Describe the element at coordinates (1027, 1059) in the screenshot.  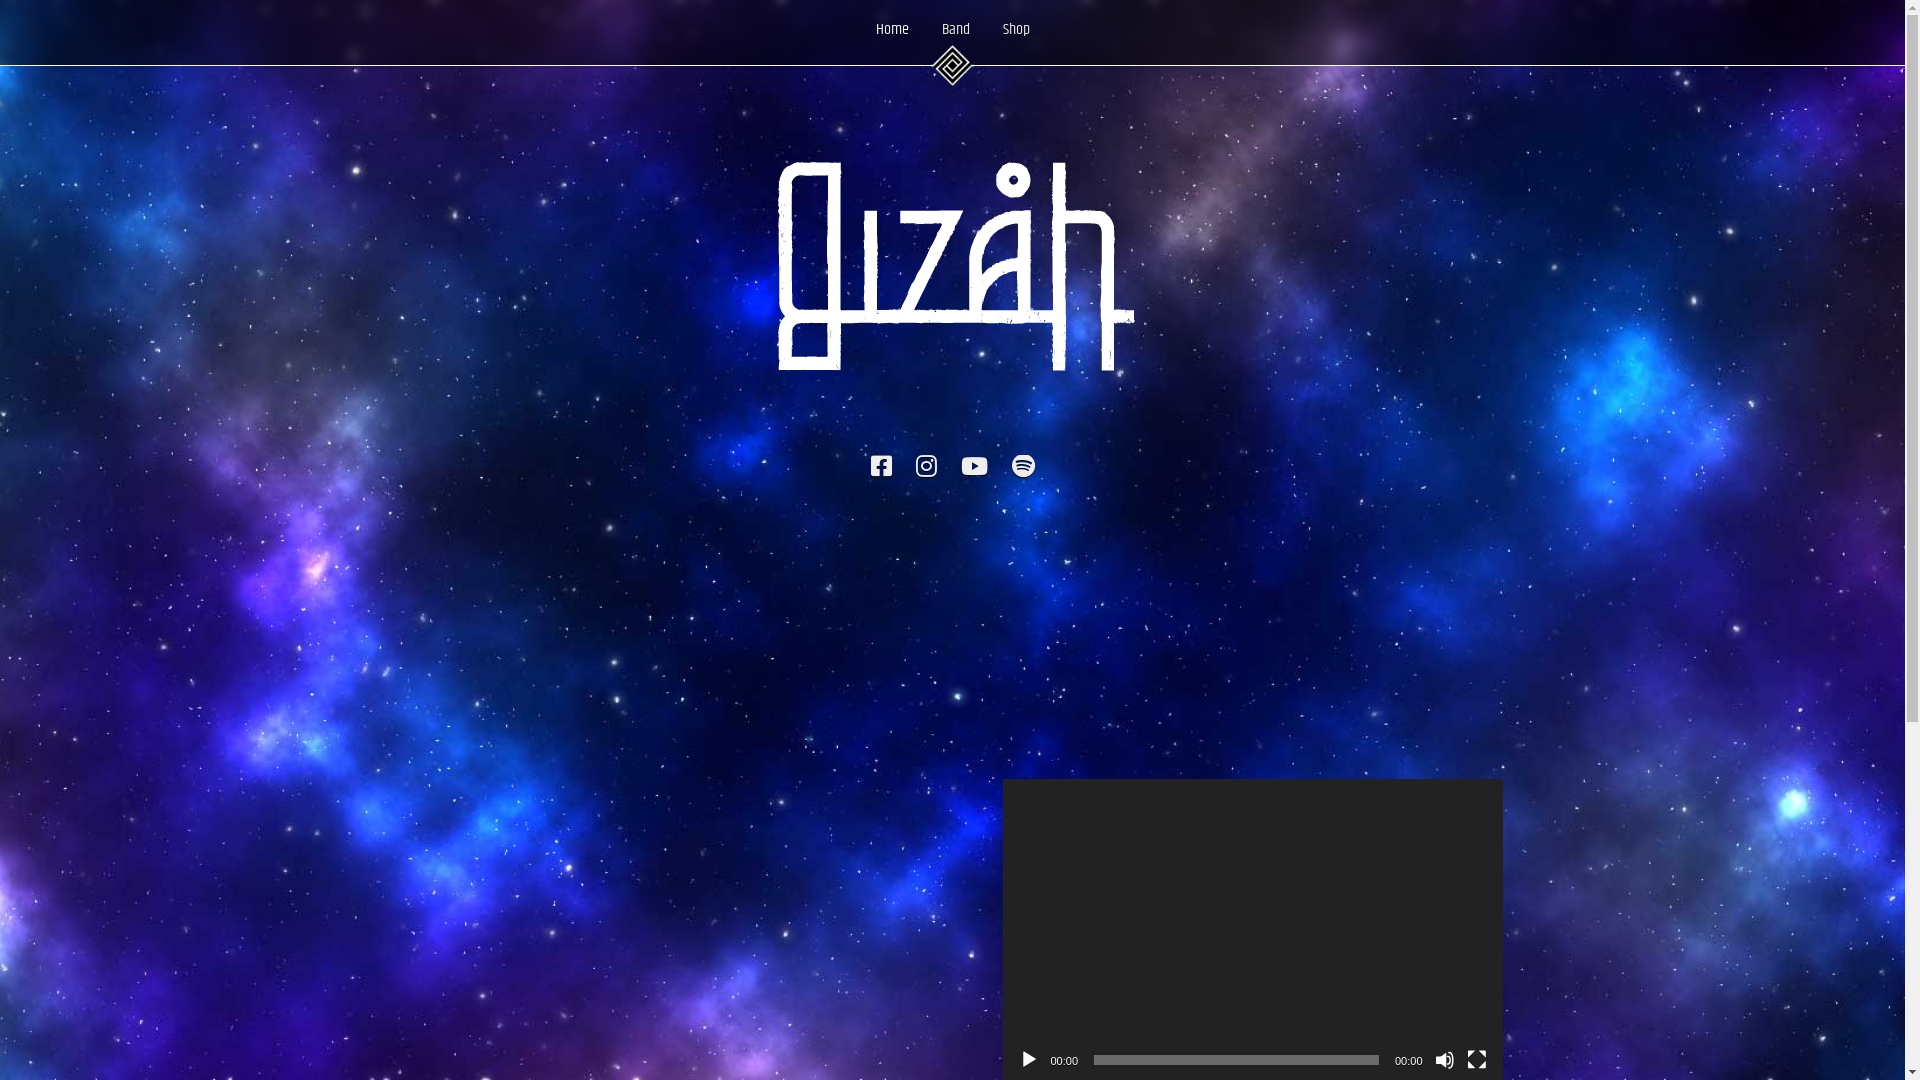
I see `'Play'` at that location.